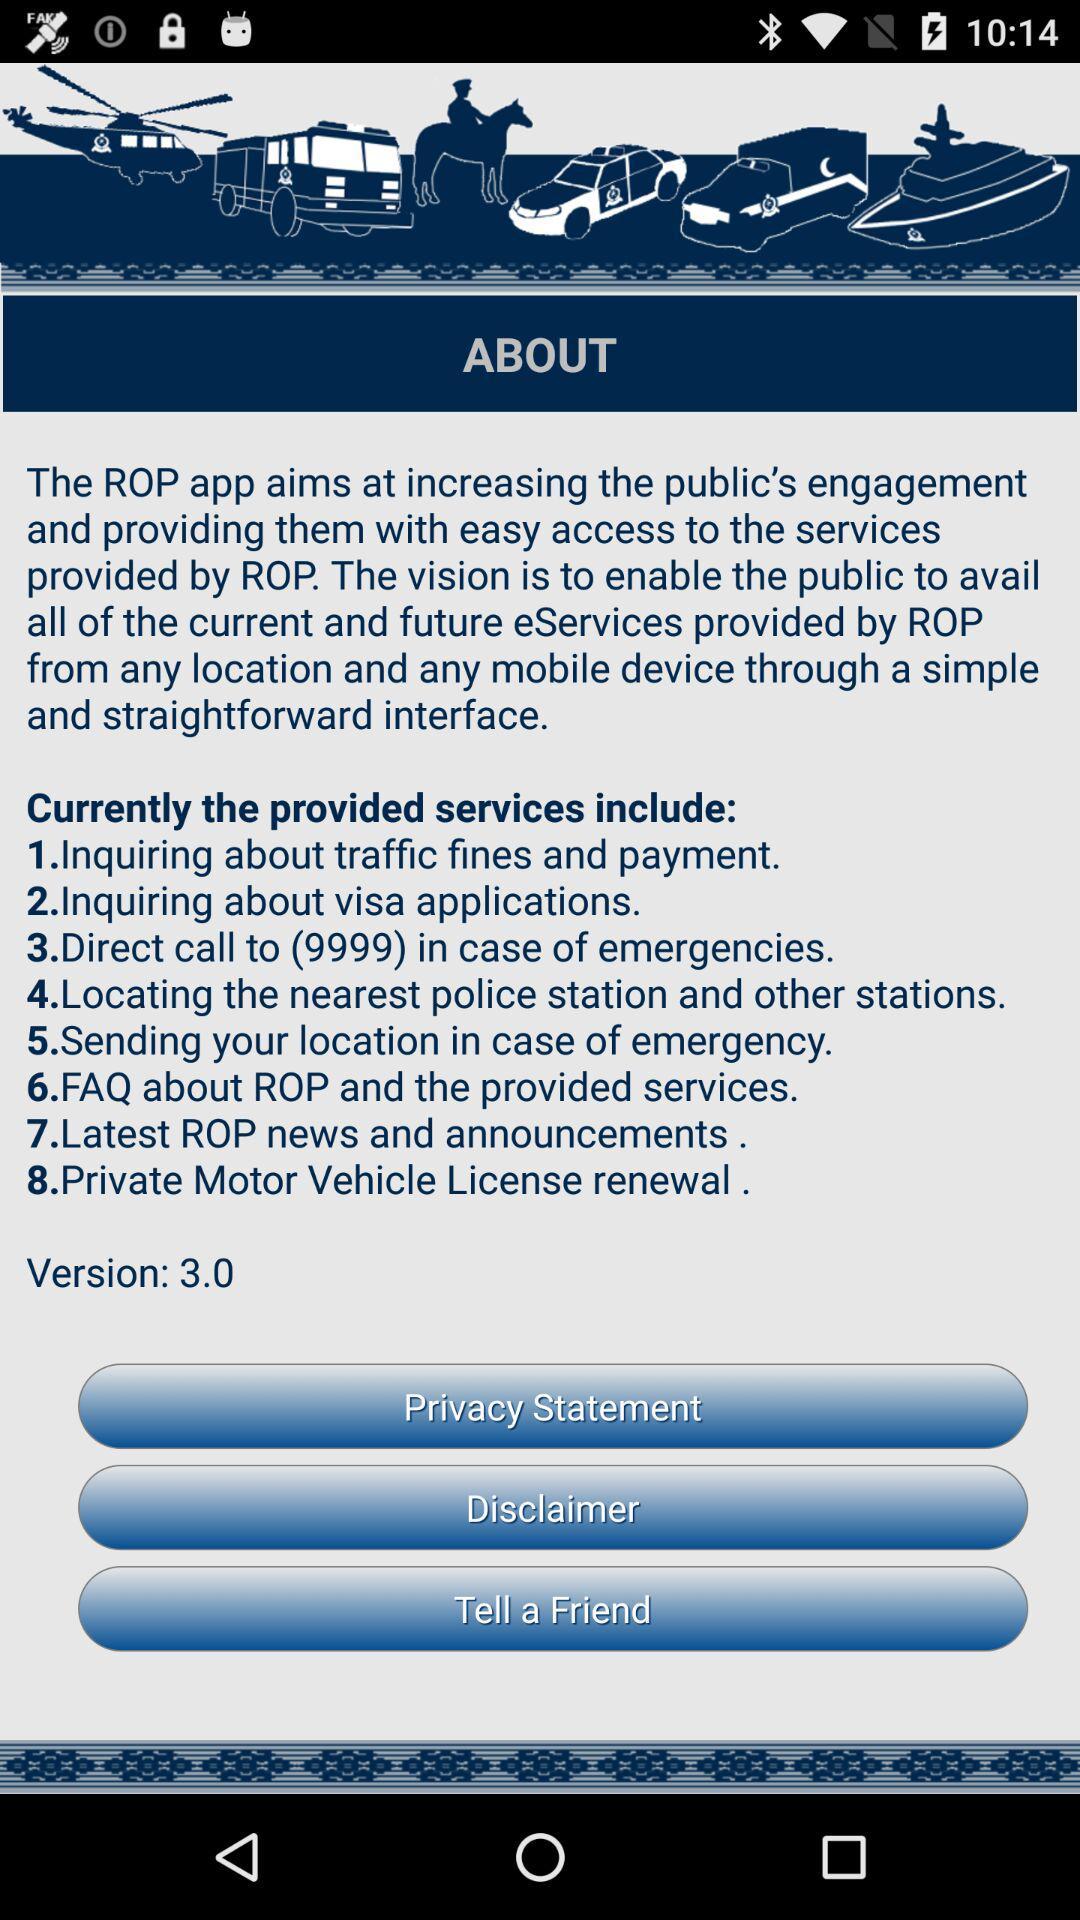 Image resolution: width=1080 pixels, height=1920 pixels. I want to click on button below privacy statement button, so click(553, 1507).